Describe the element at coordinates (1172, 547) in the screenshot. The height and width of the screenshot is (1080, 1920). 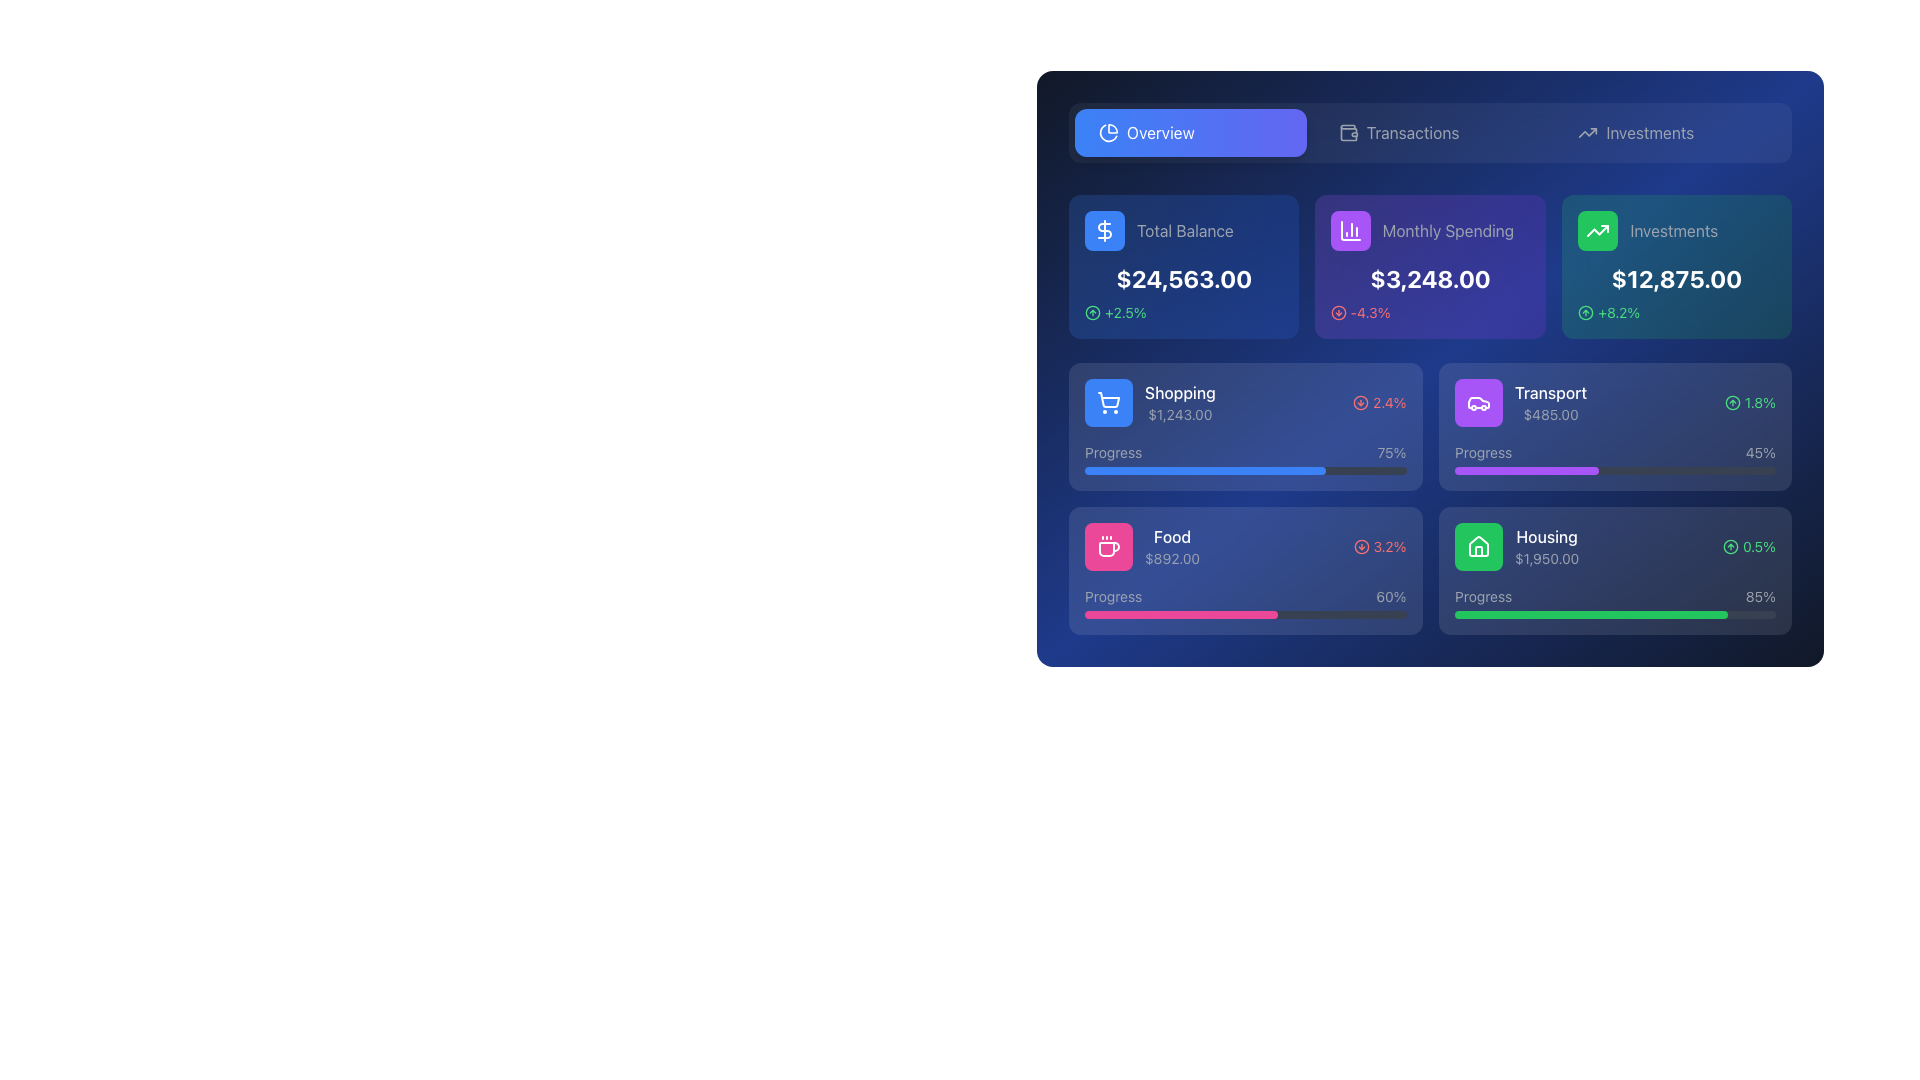
I see `displayed text 'Food' and its value '$892.00' from the text element located in the lower-left section of a segmented card-style layout, specifically positioned on the second row, second column within a grid of widgets` at that location.